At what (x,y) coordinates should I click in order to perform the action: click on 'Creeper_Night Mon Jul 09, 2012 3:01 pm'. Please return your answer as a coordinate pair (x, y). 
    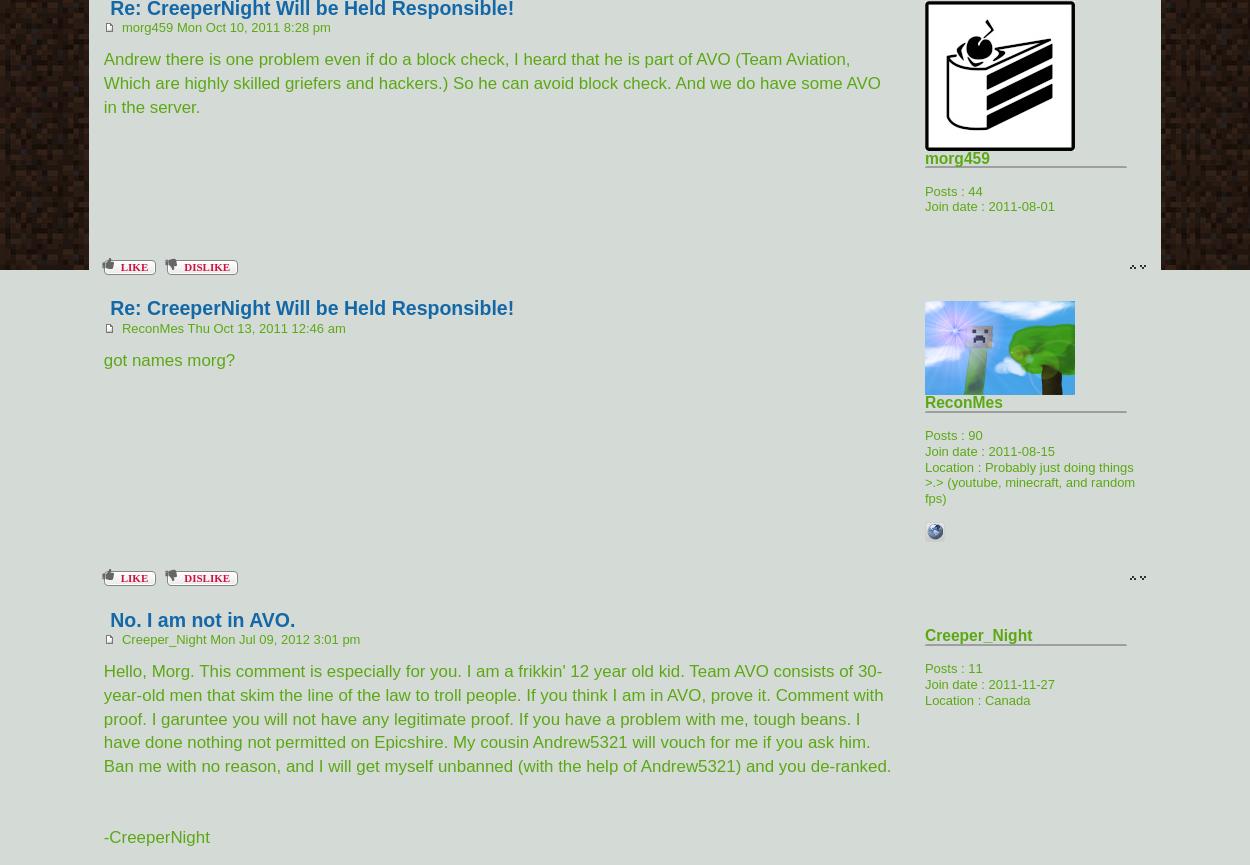
    Looking at the image, I should click on (113, 639).